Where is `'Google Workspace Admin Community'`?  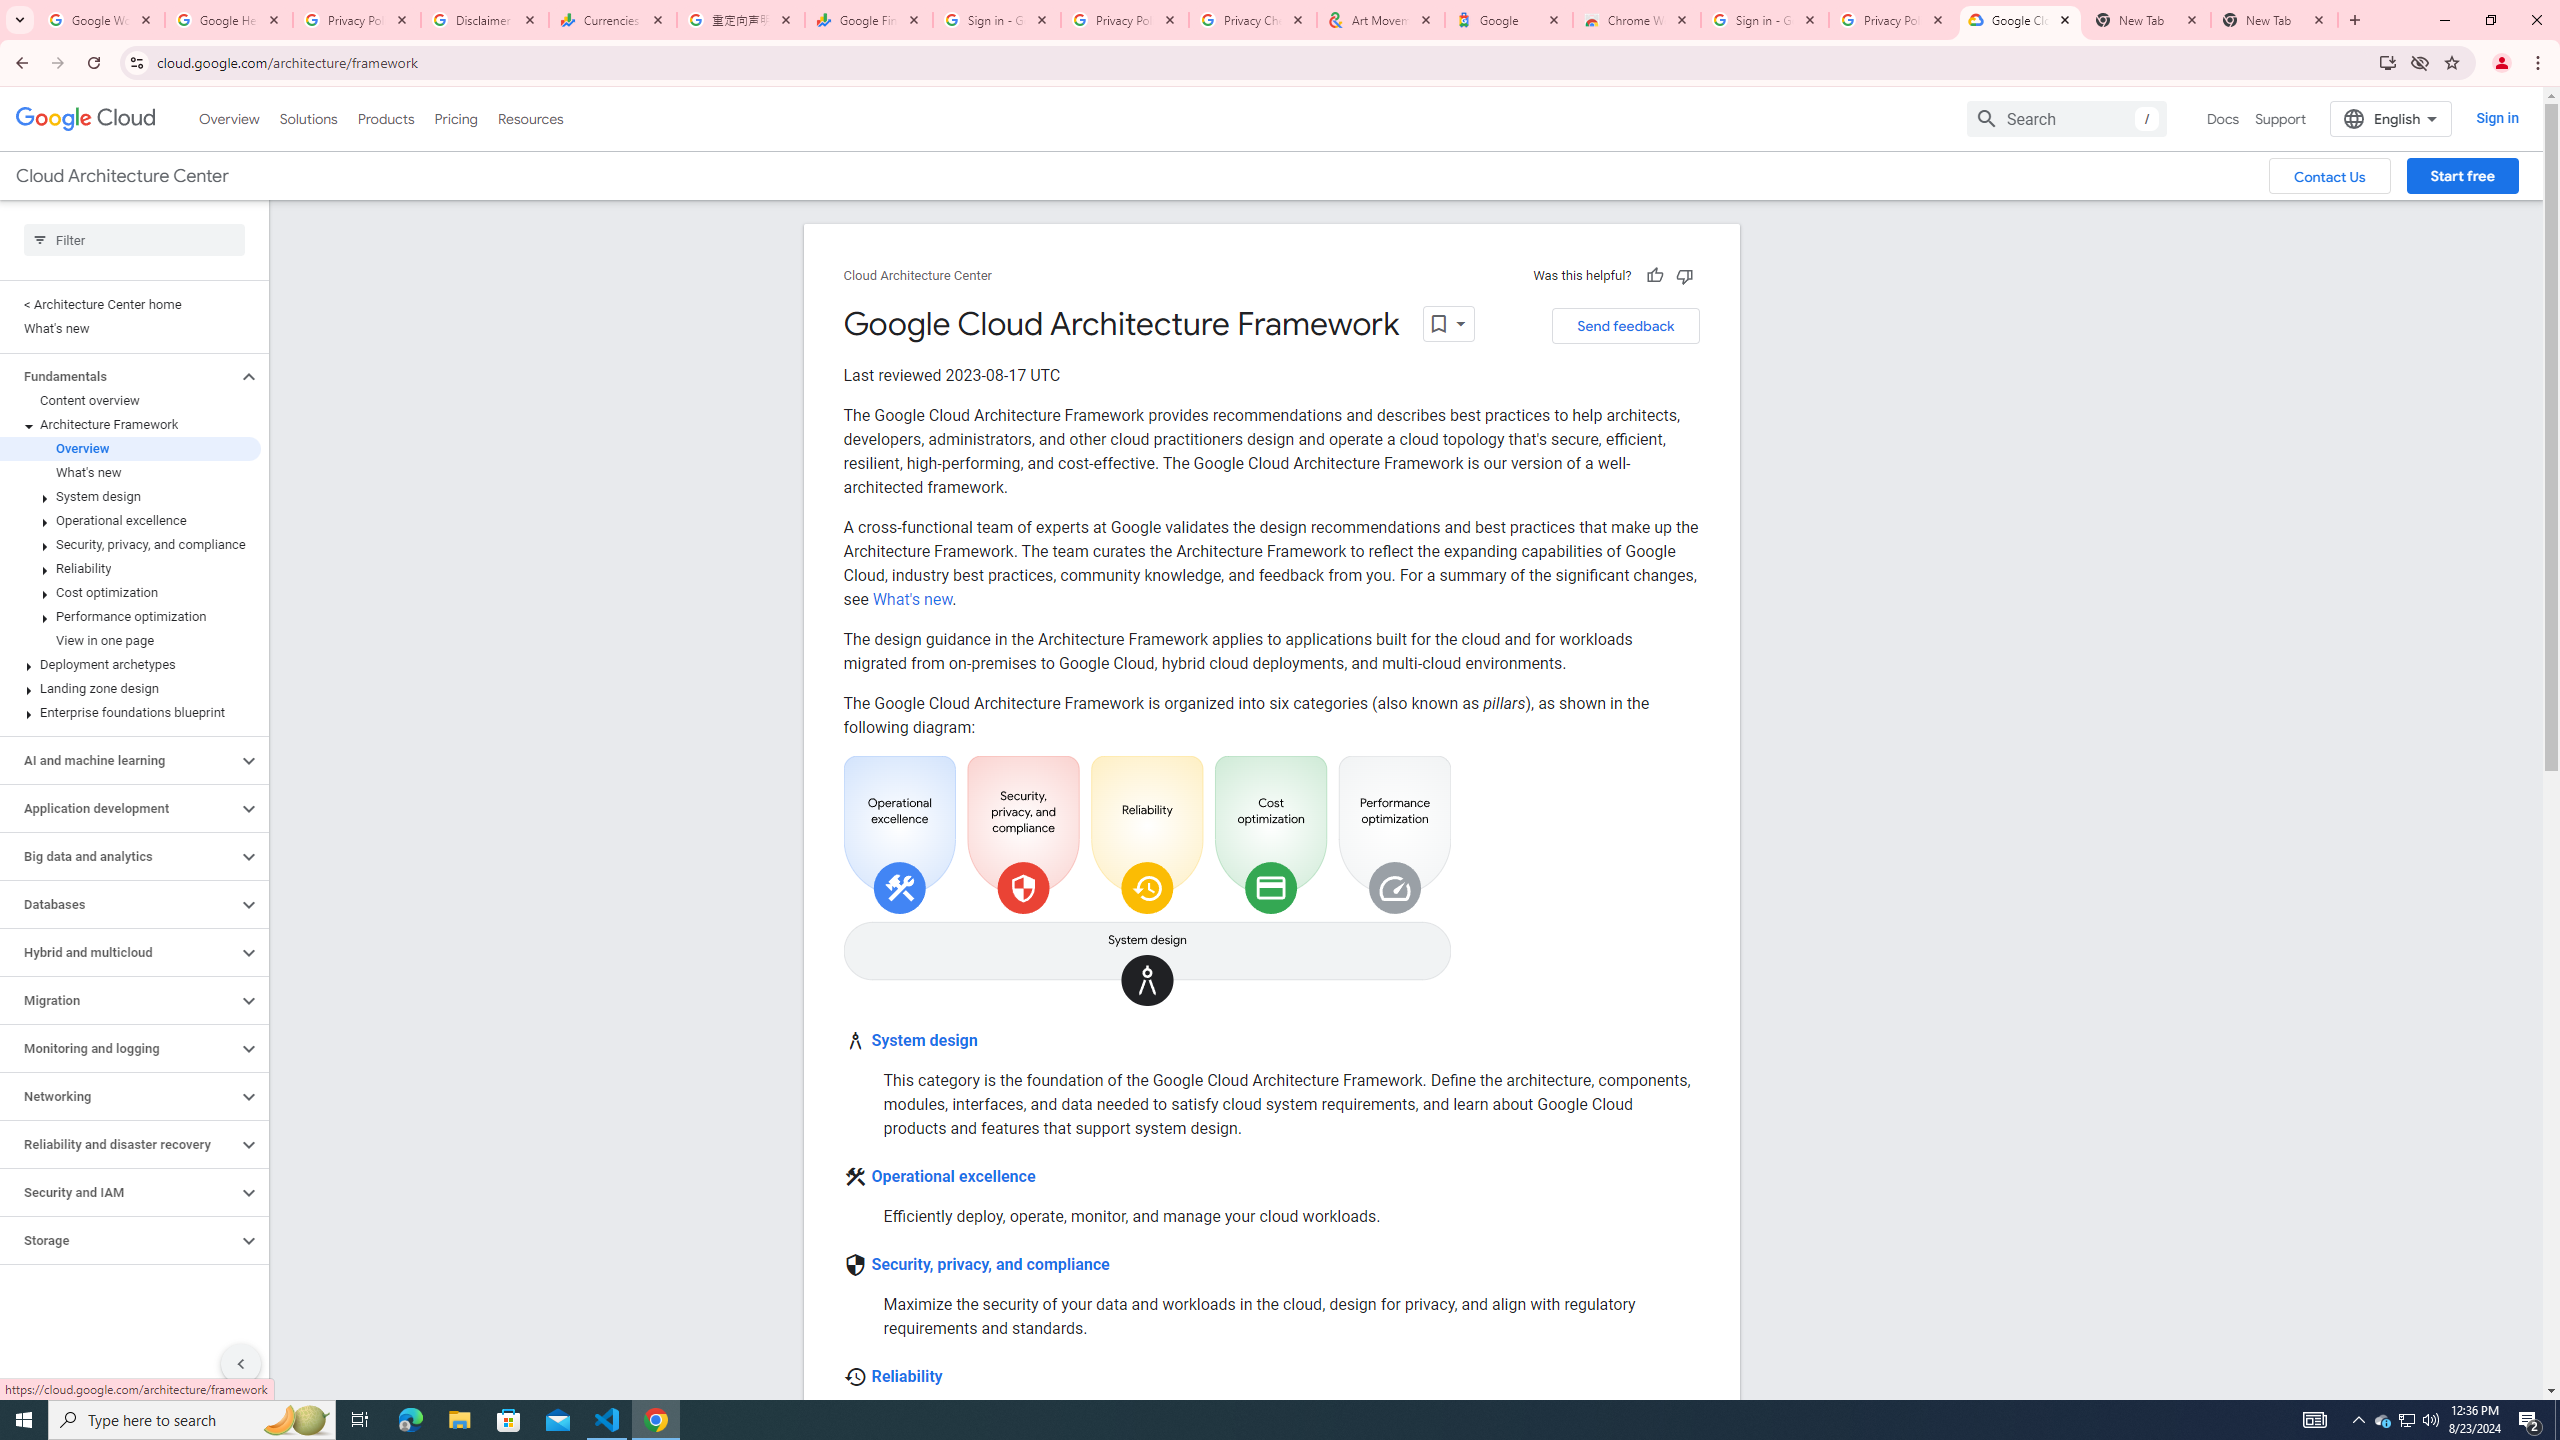 'Google Workspace Admin Community' is located at coordinates (101, 19).